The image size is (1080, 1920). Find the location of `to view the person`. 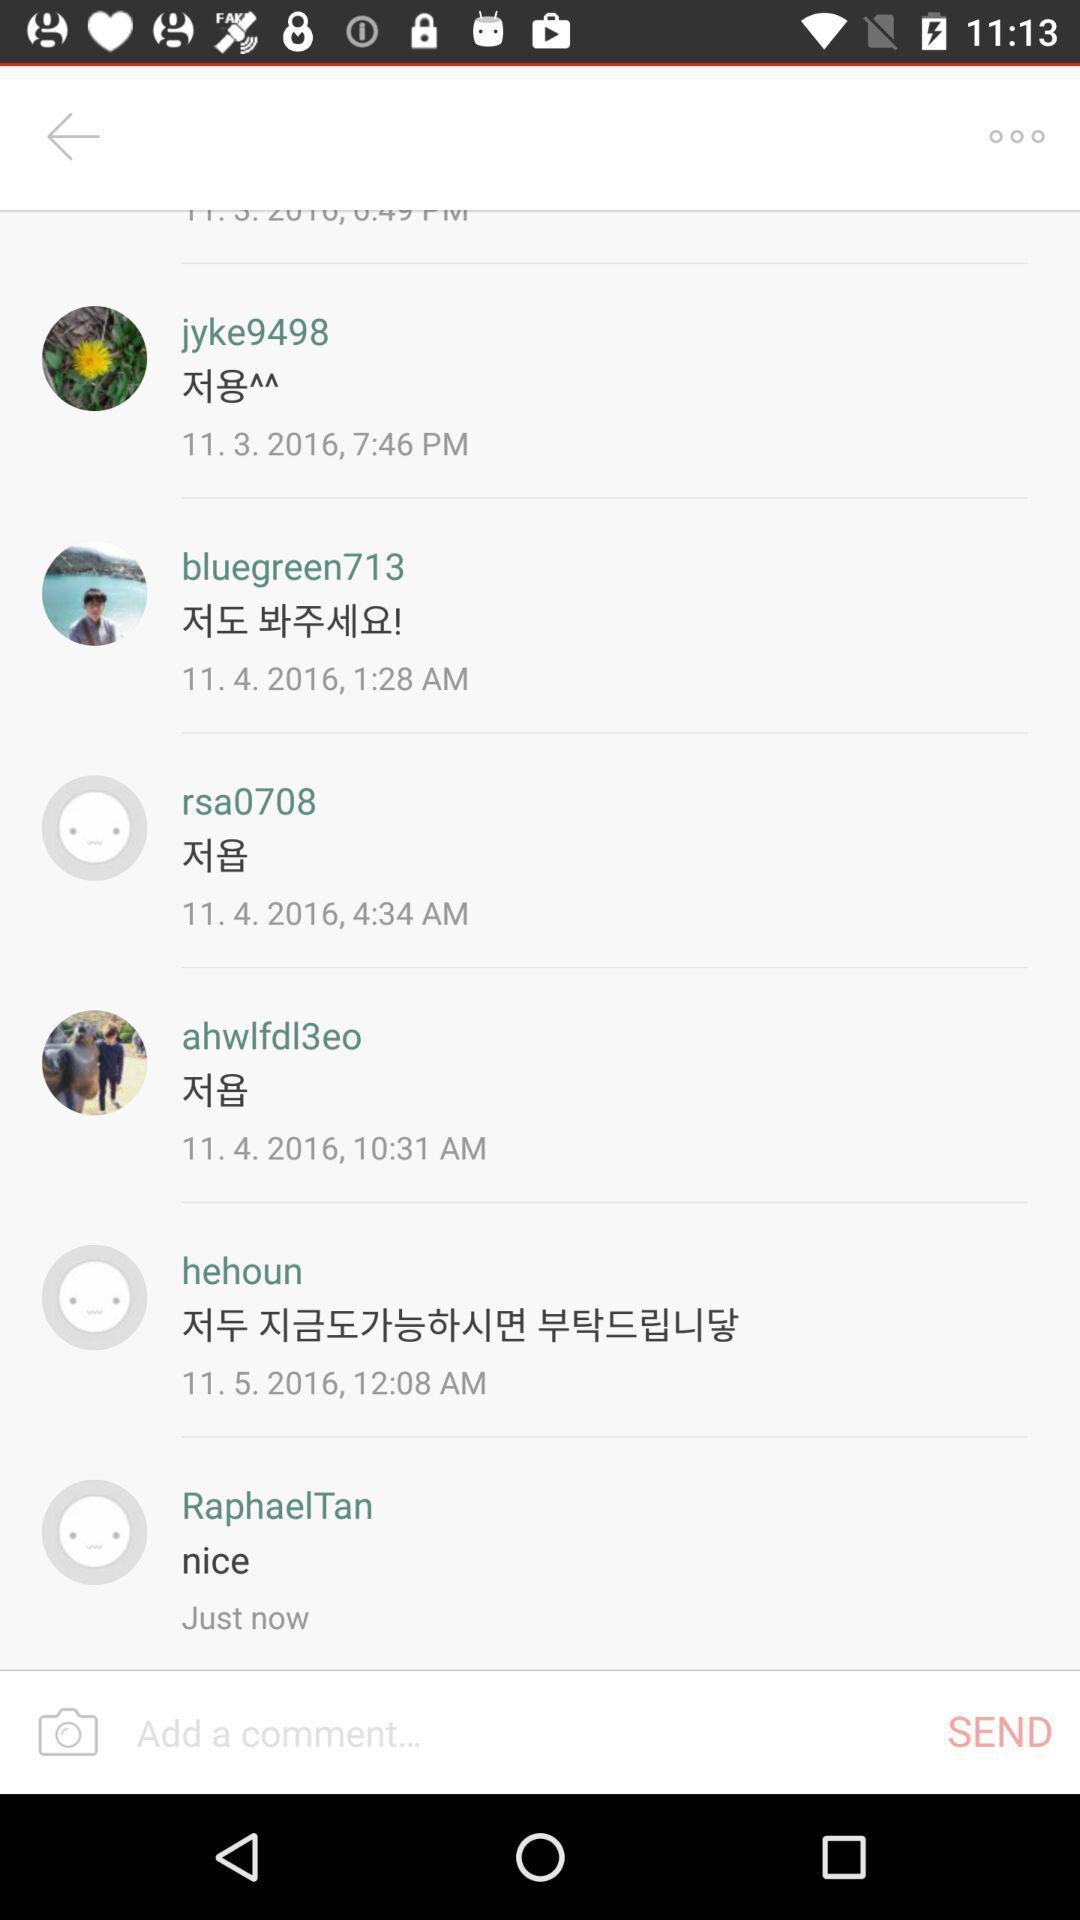

to view the person is located at coordinates (94, 1531).